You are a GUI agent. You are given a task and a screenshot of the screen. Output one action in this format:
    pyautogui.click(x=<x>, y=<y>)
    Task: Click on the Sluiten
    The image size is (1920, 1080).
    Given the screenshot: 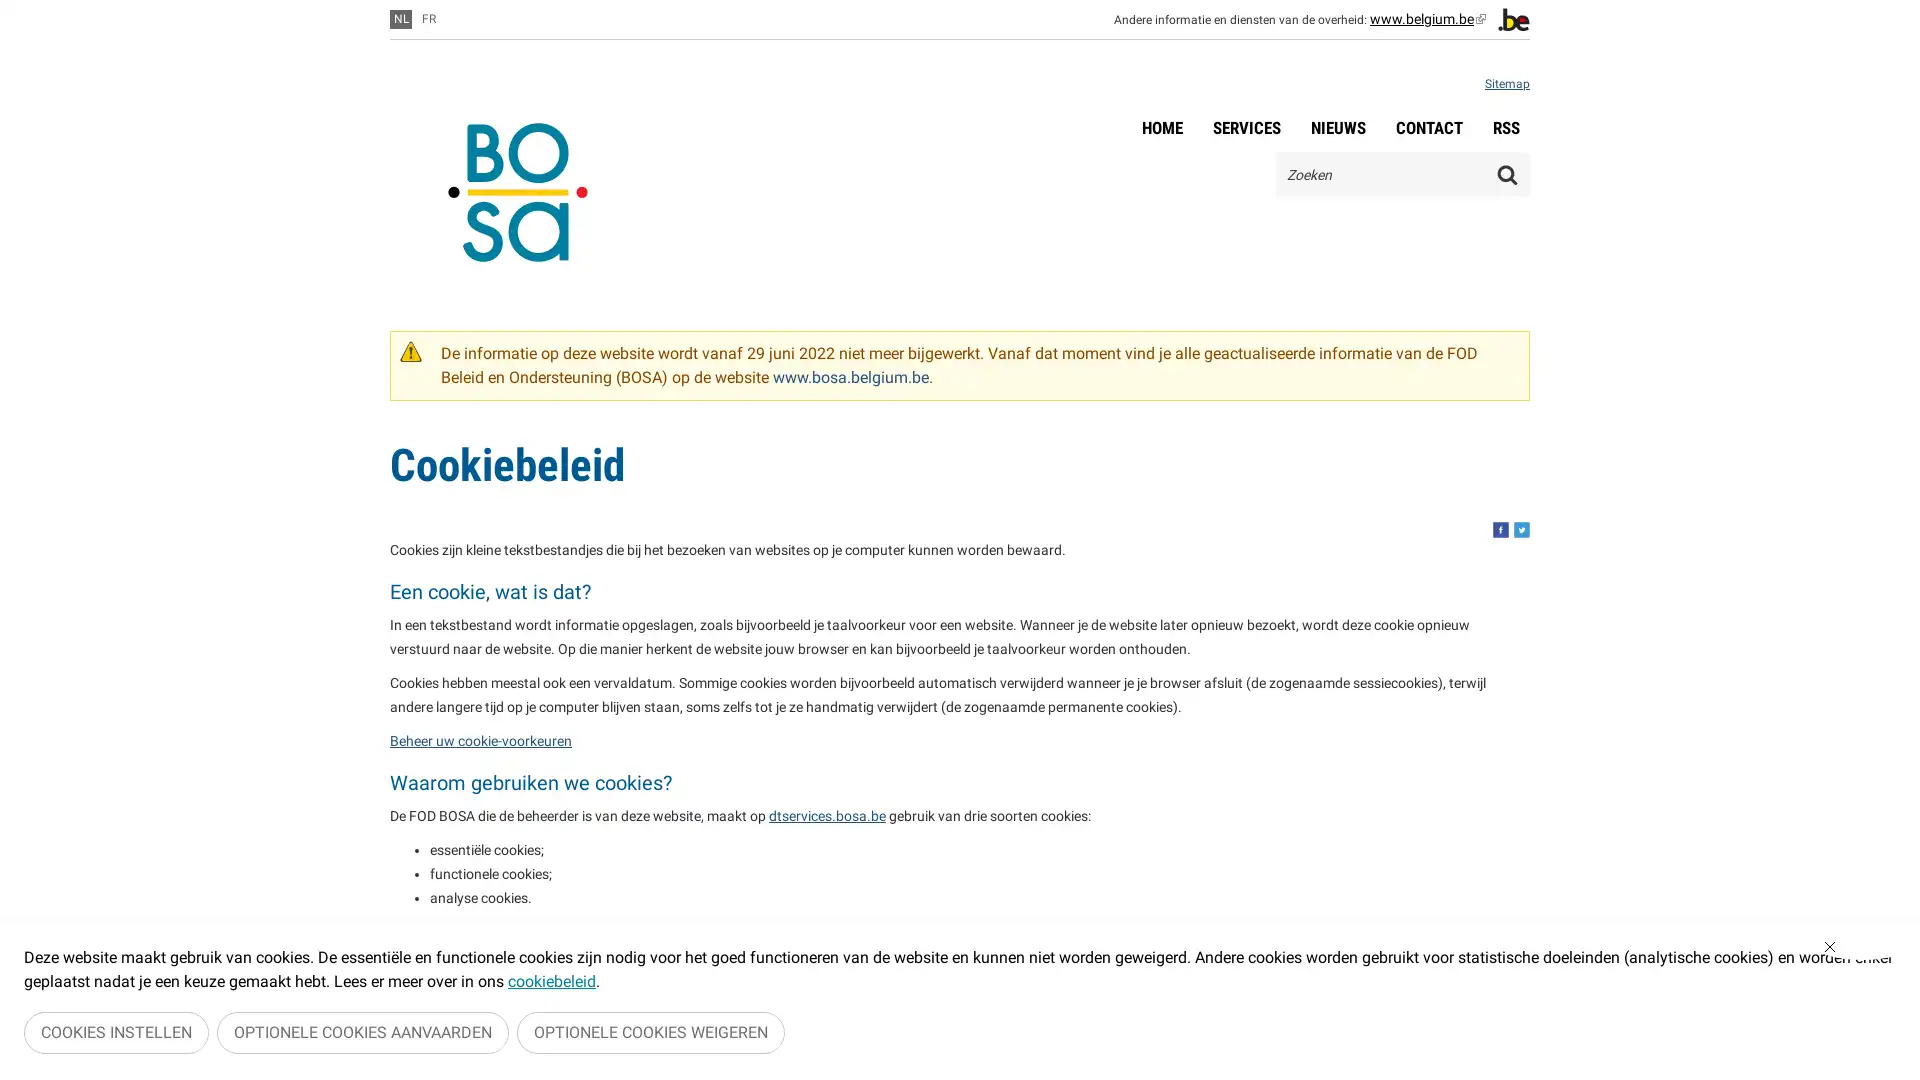 What is the action you would take?
    pyautogui.click(x=1861, y=950)
    